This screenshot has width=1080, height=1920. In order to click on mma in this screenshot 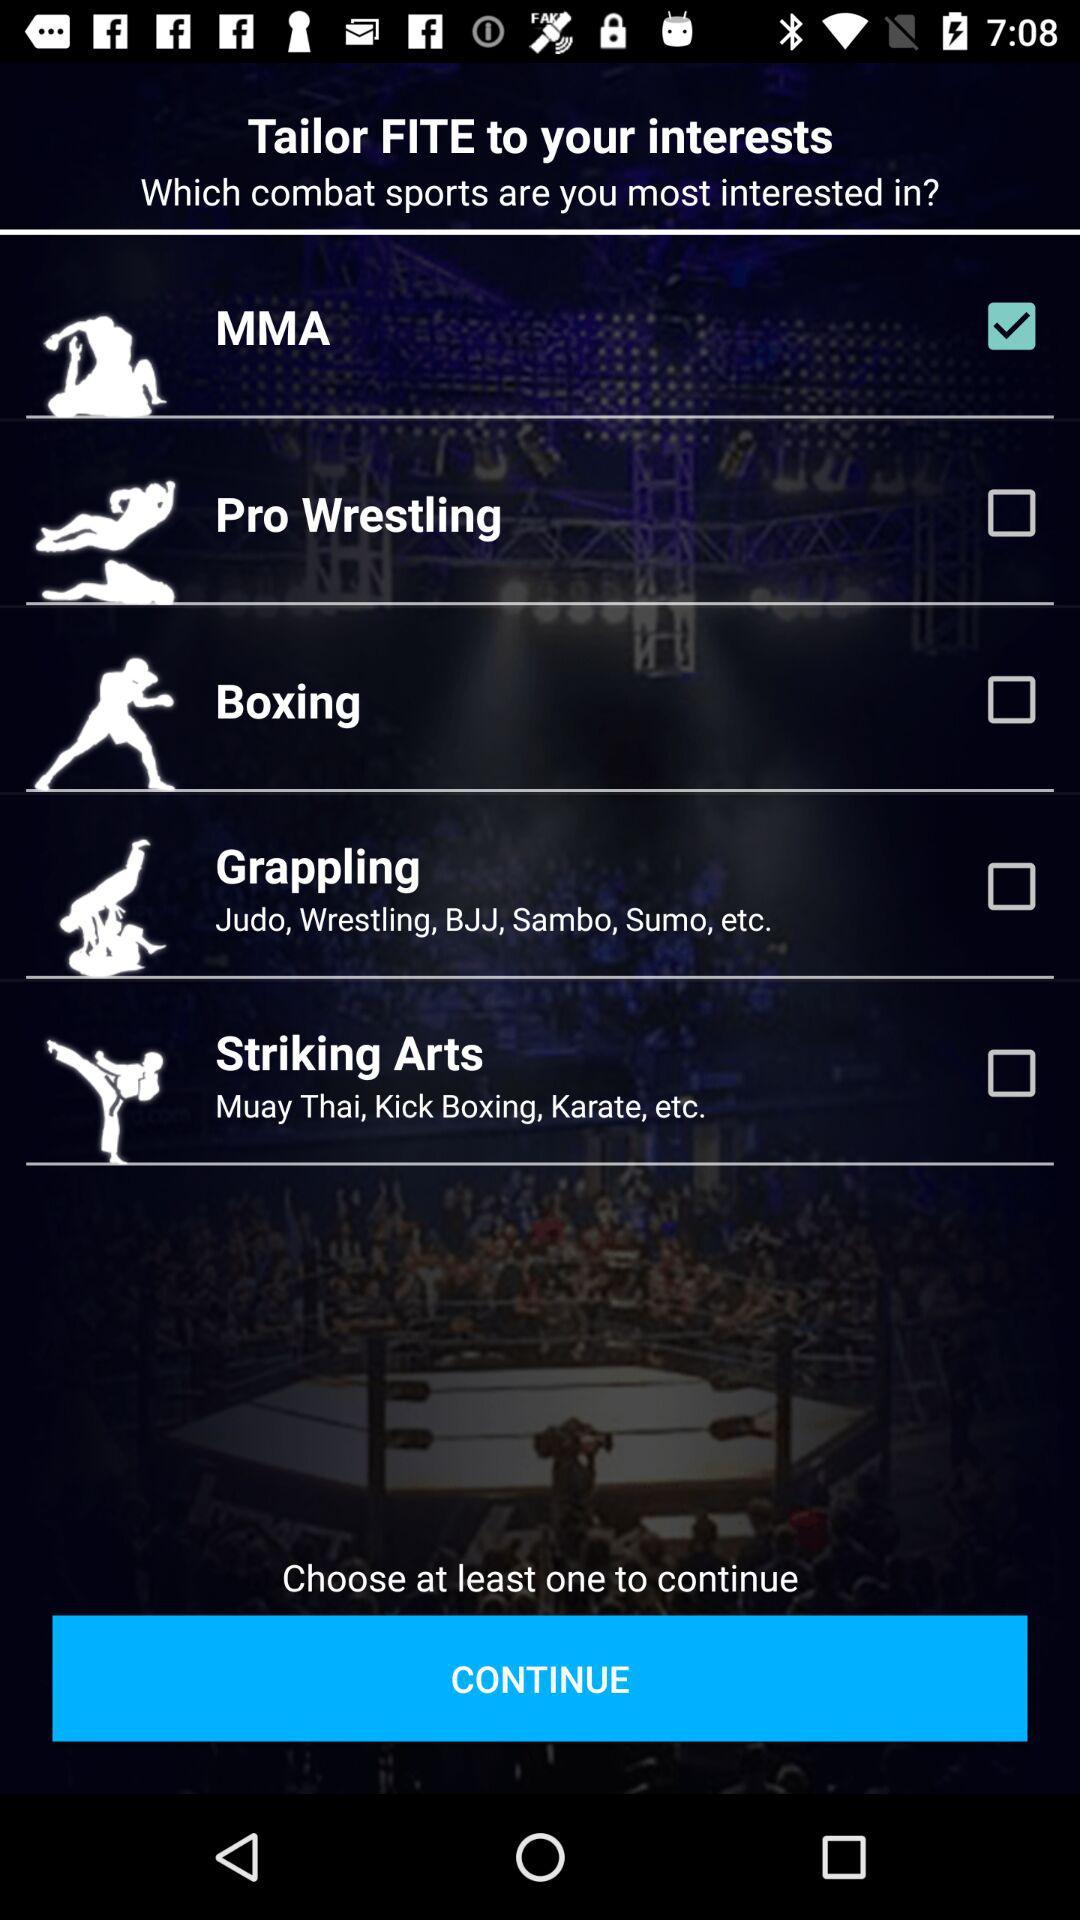, I will do `click(1011, 326)`.